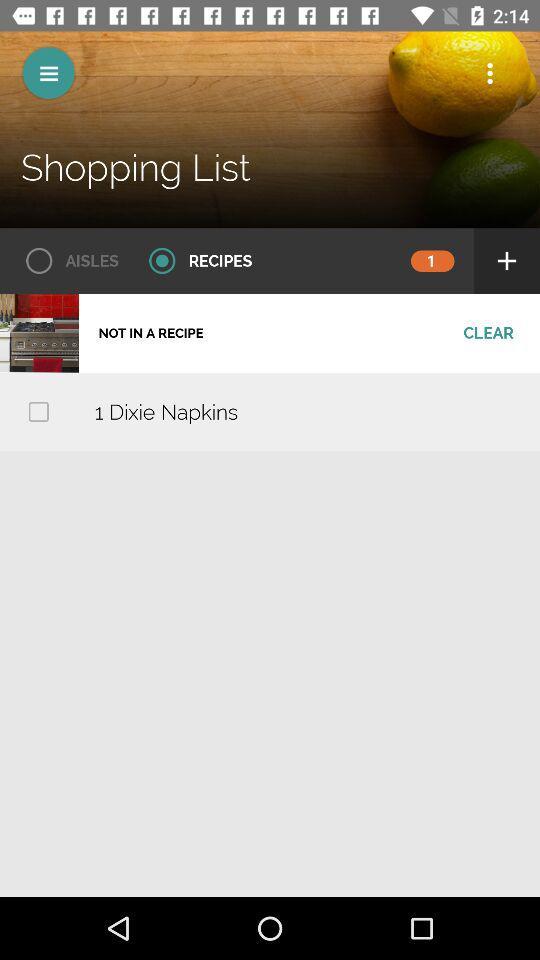 The height and width of the screenshot is (960, 540). What do you see at coordinates (65, 260) in the screenshot?
I see `aisles option` at bounding box center [65, 260].